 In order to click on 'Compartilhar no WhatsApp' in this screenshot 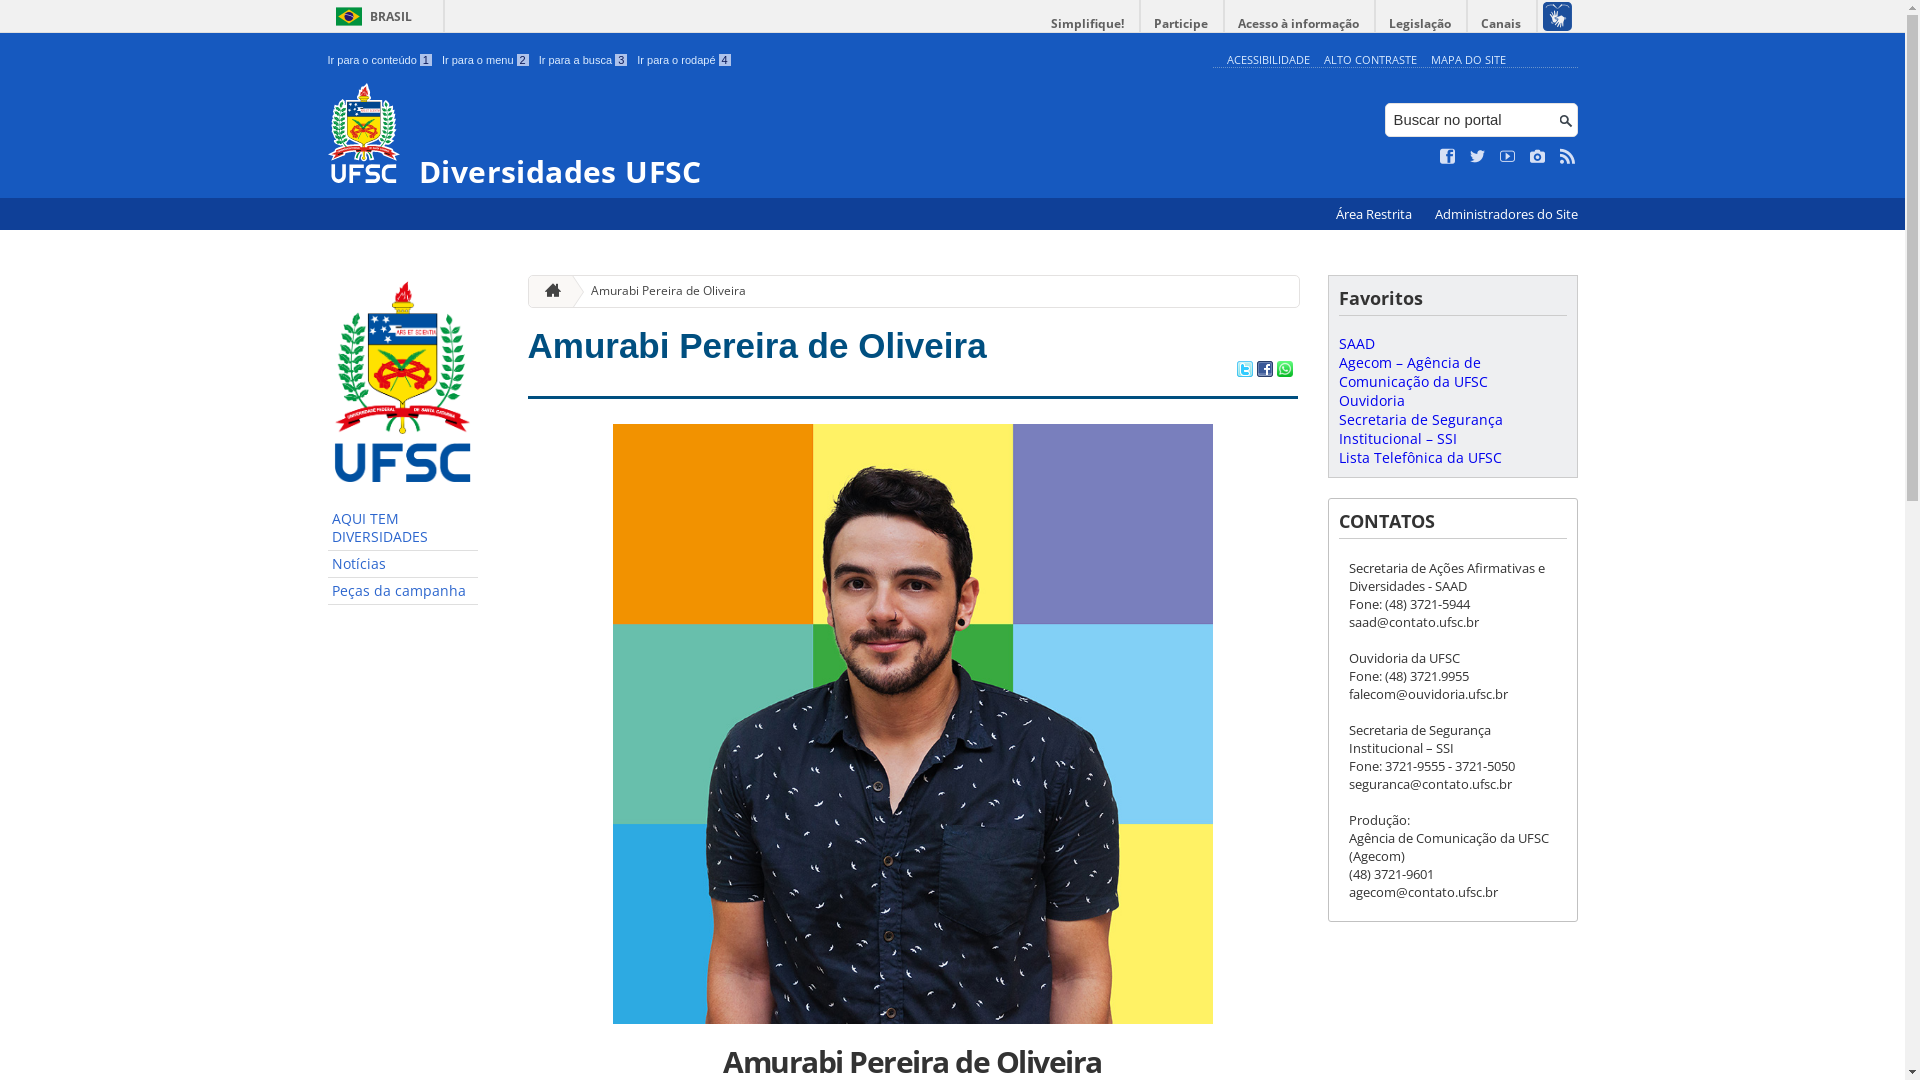, I will do `click(1283, 370)`.